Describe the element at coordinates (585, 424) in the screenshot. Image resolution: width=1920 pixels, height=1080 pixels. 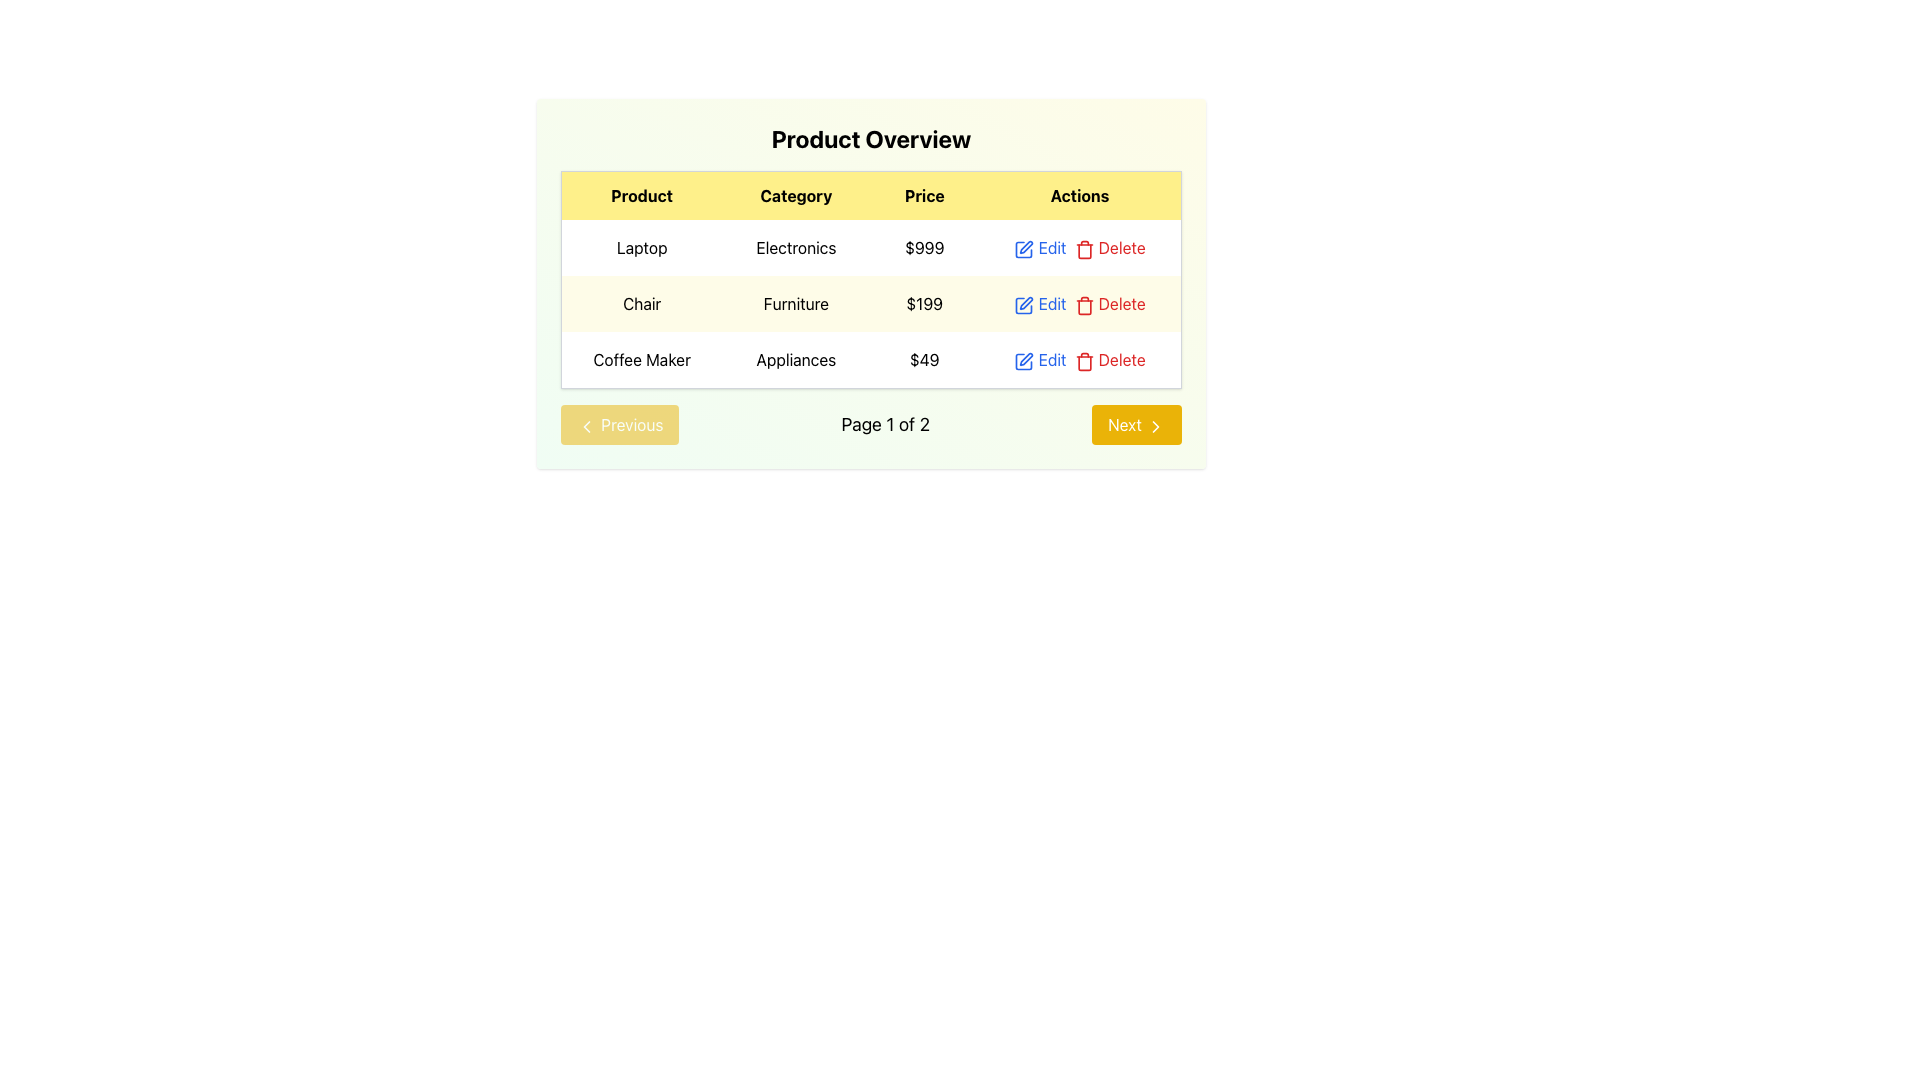
I see `the left-pointing chevron icon of the 'Previous' button located at the bottom-left of the page under the main data table` at that location.